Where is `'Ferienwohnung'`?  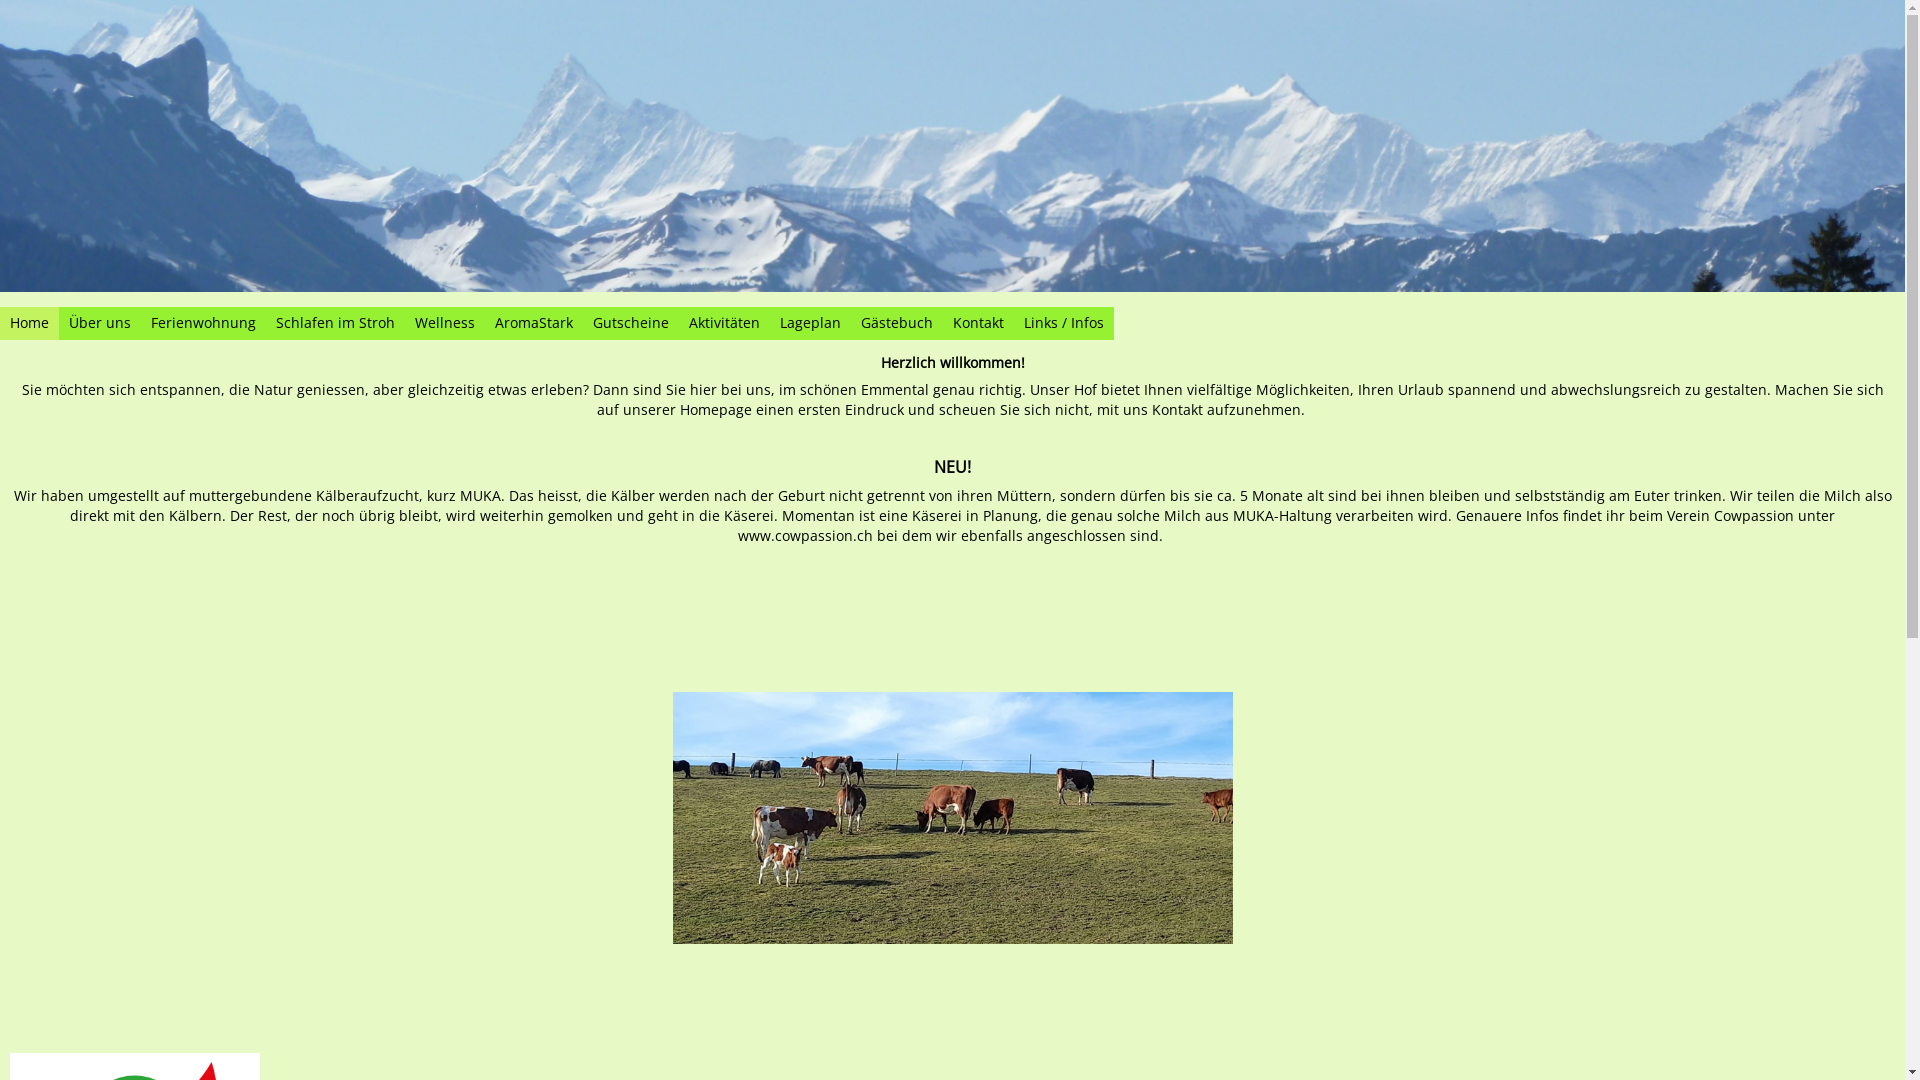 'Ferienwohnung' is located at coordinates (139, 322).